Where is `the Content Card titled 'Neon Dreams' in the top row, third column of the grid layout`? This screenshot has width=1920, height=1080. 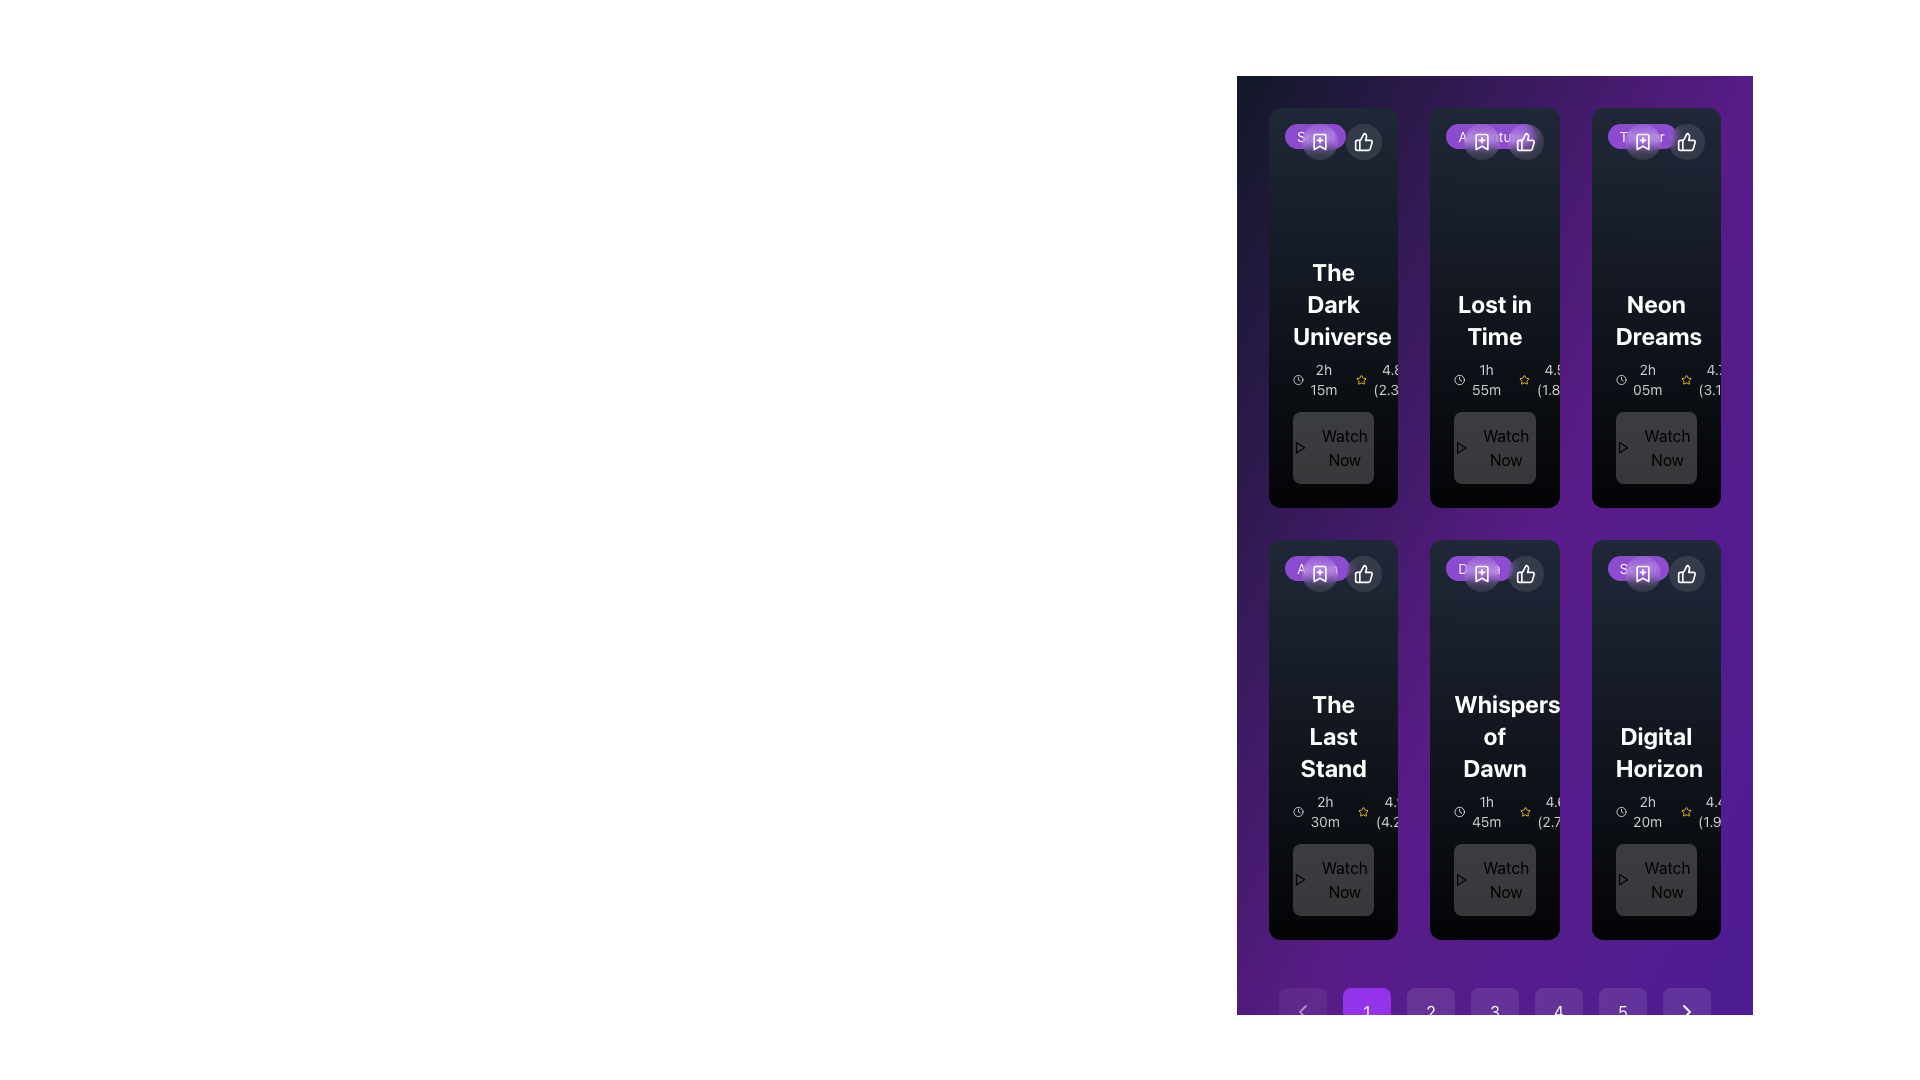
the Content Card titled 'Neon Dreams' in the top row, third column of the grid layout is located at coordinates (1656, 385).